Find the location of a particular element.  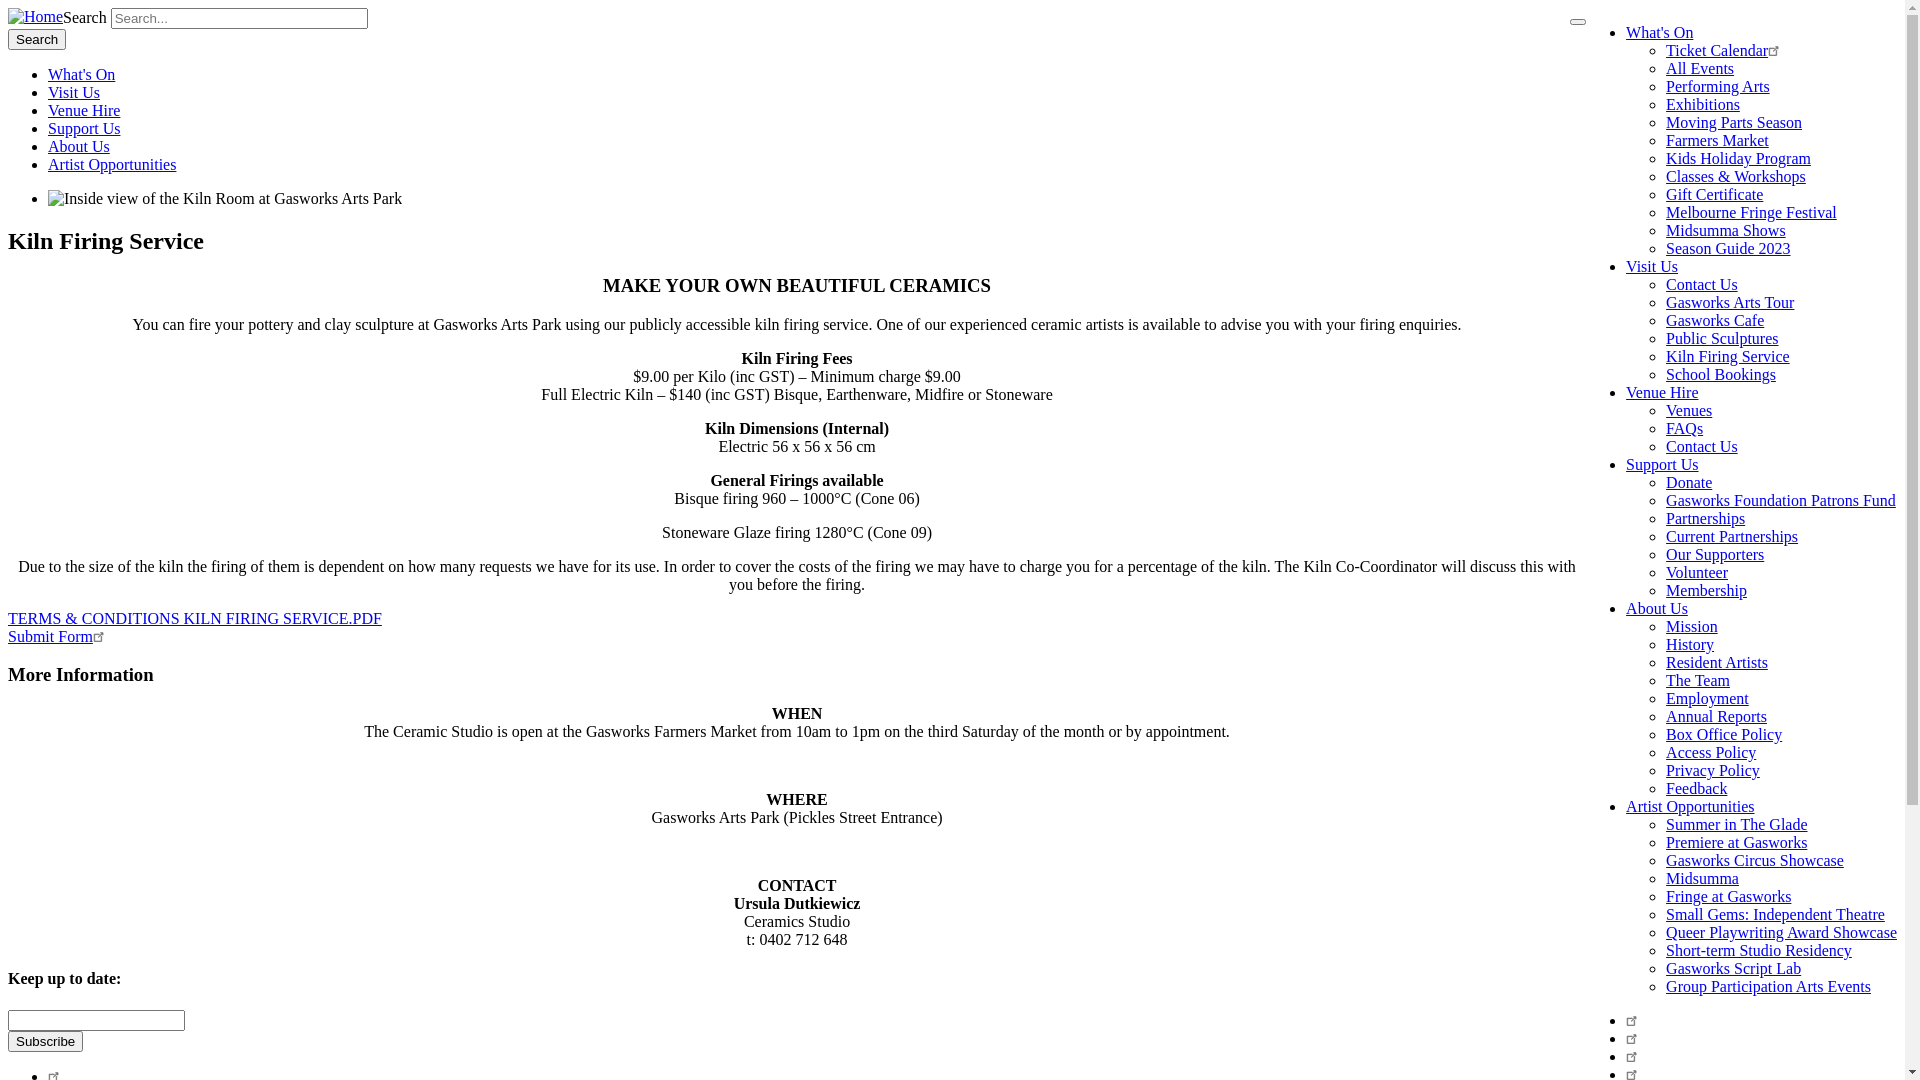

'Feedback' is located at coordinates (1695, 787).